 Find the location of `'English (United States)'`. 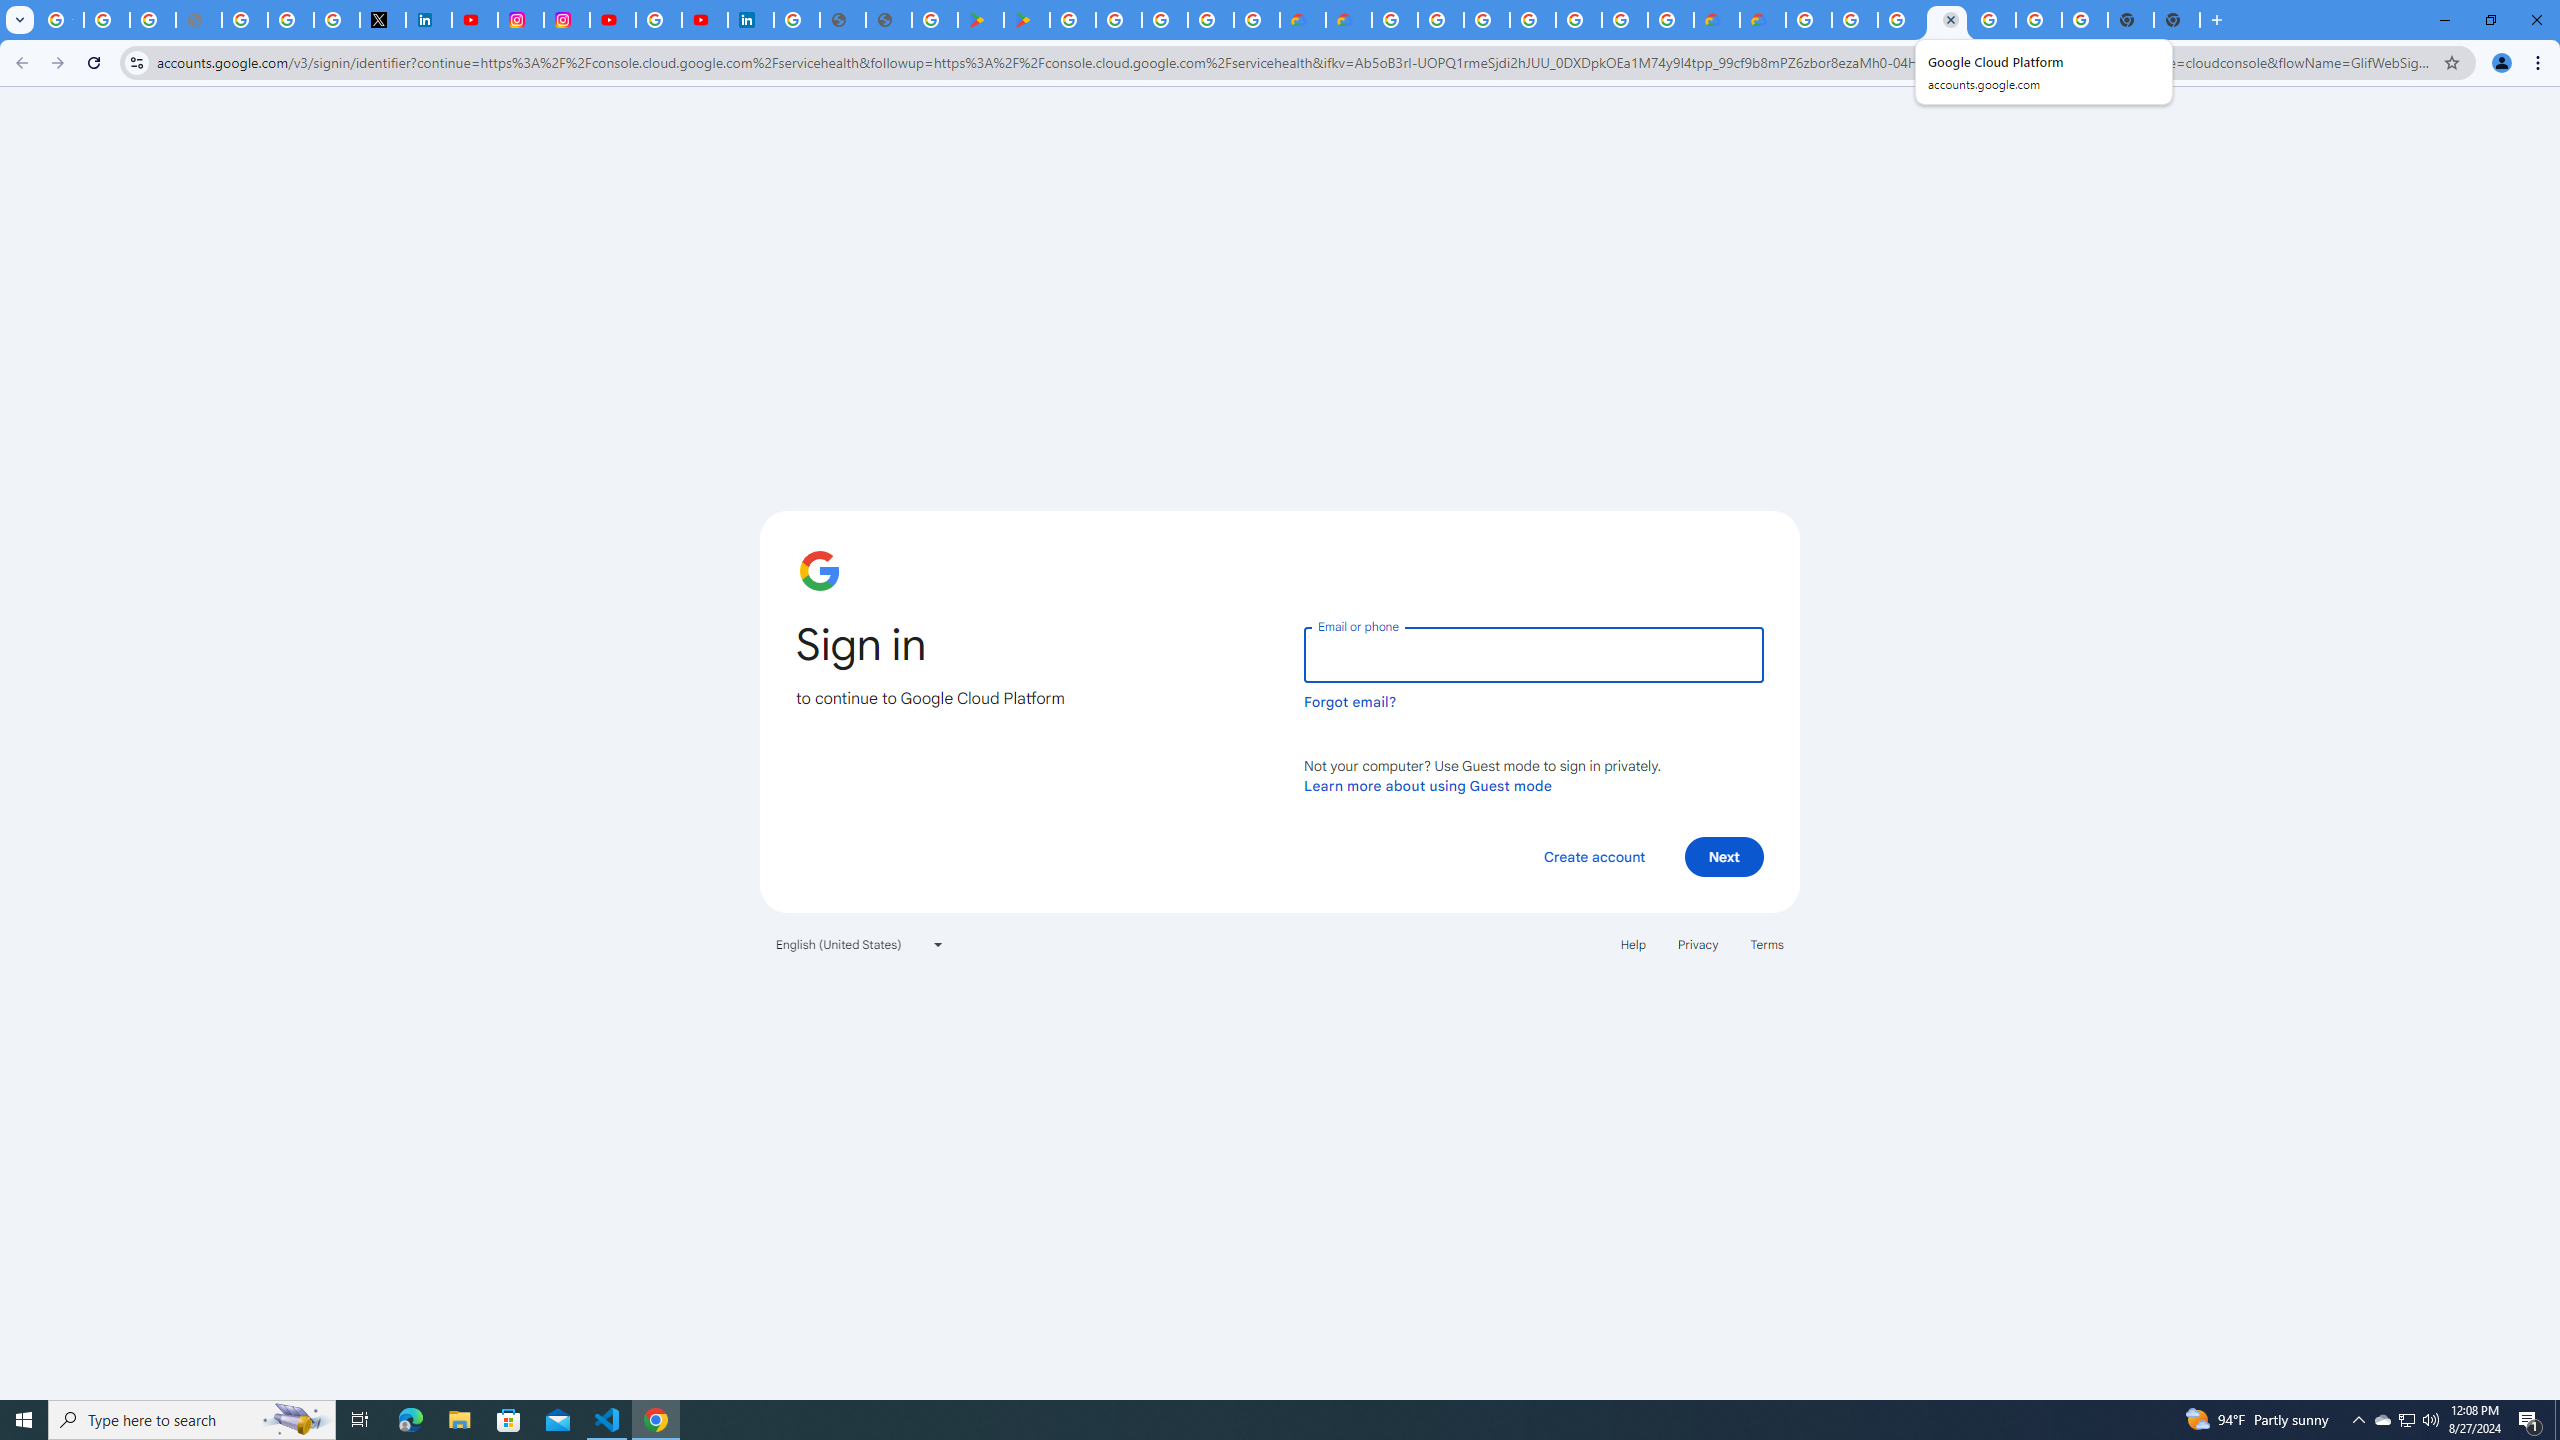

'English (United States)' is located at coordinates (860, 942).